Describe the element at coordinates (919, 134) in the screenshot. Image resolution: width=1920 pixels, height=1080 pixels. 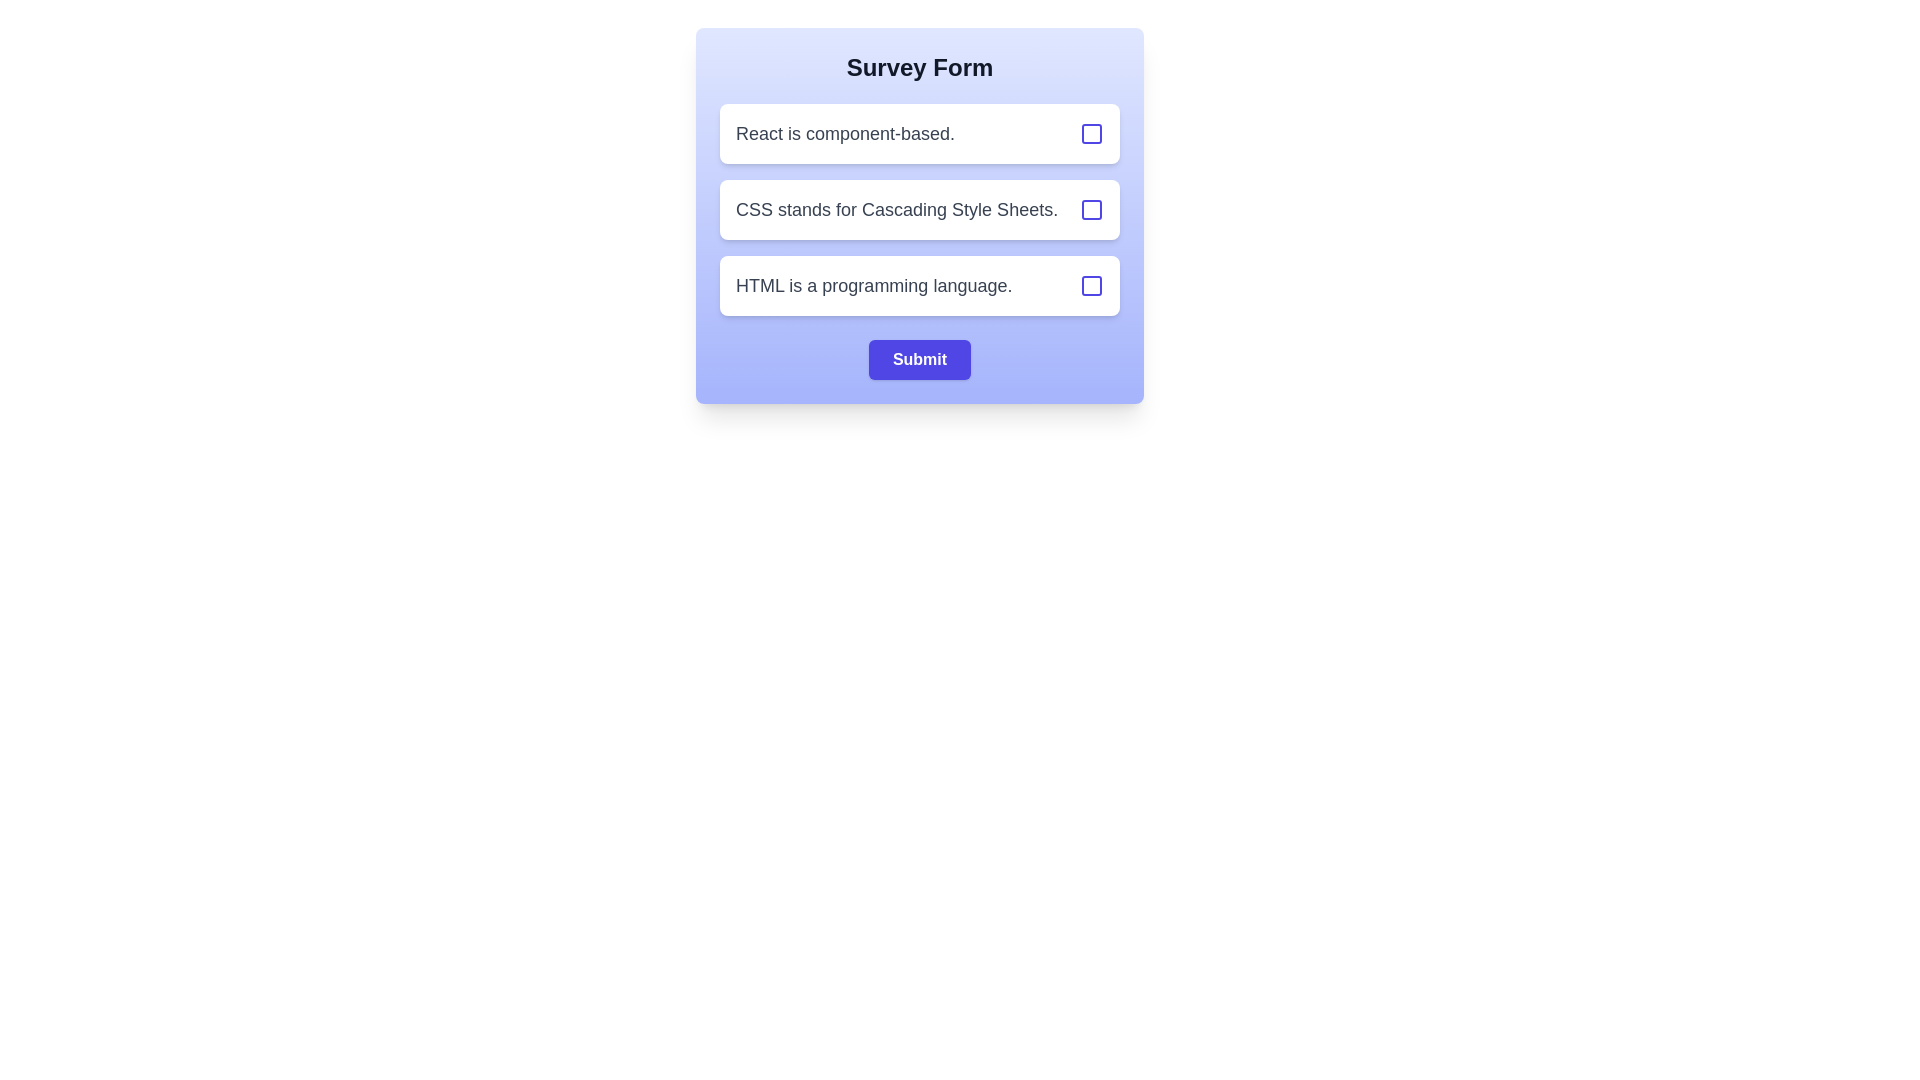
I see `the option with text 'React is component-based.' to observe its hover effect` at that location.